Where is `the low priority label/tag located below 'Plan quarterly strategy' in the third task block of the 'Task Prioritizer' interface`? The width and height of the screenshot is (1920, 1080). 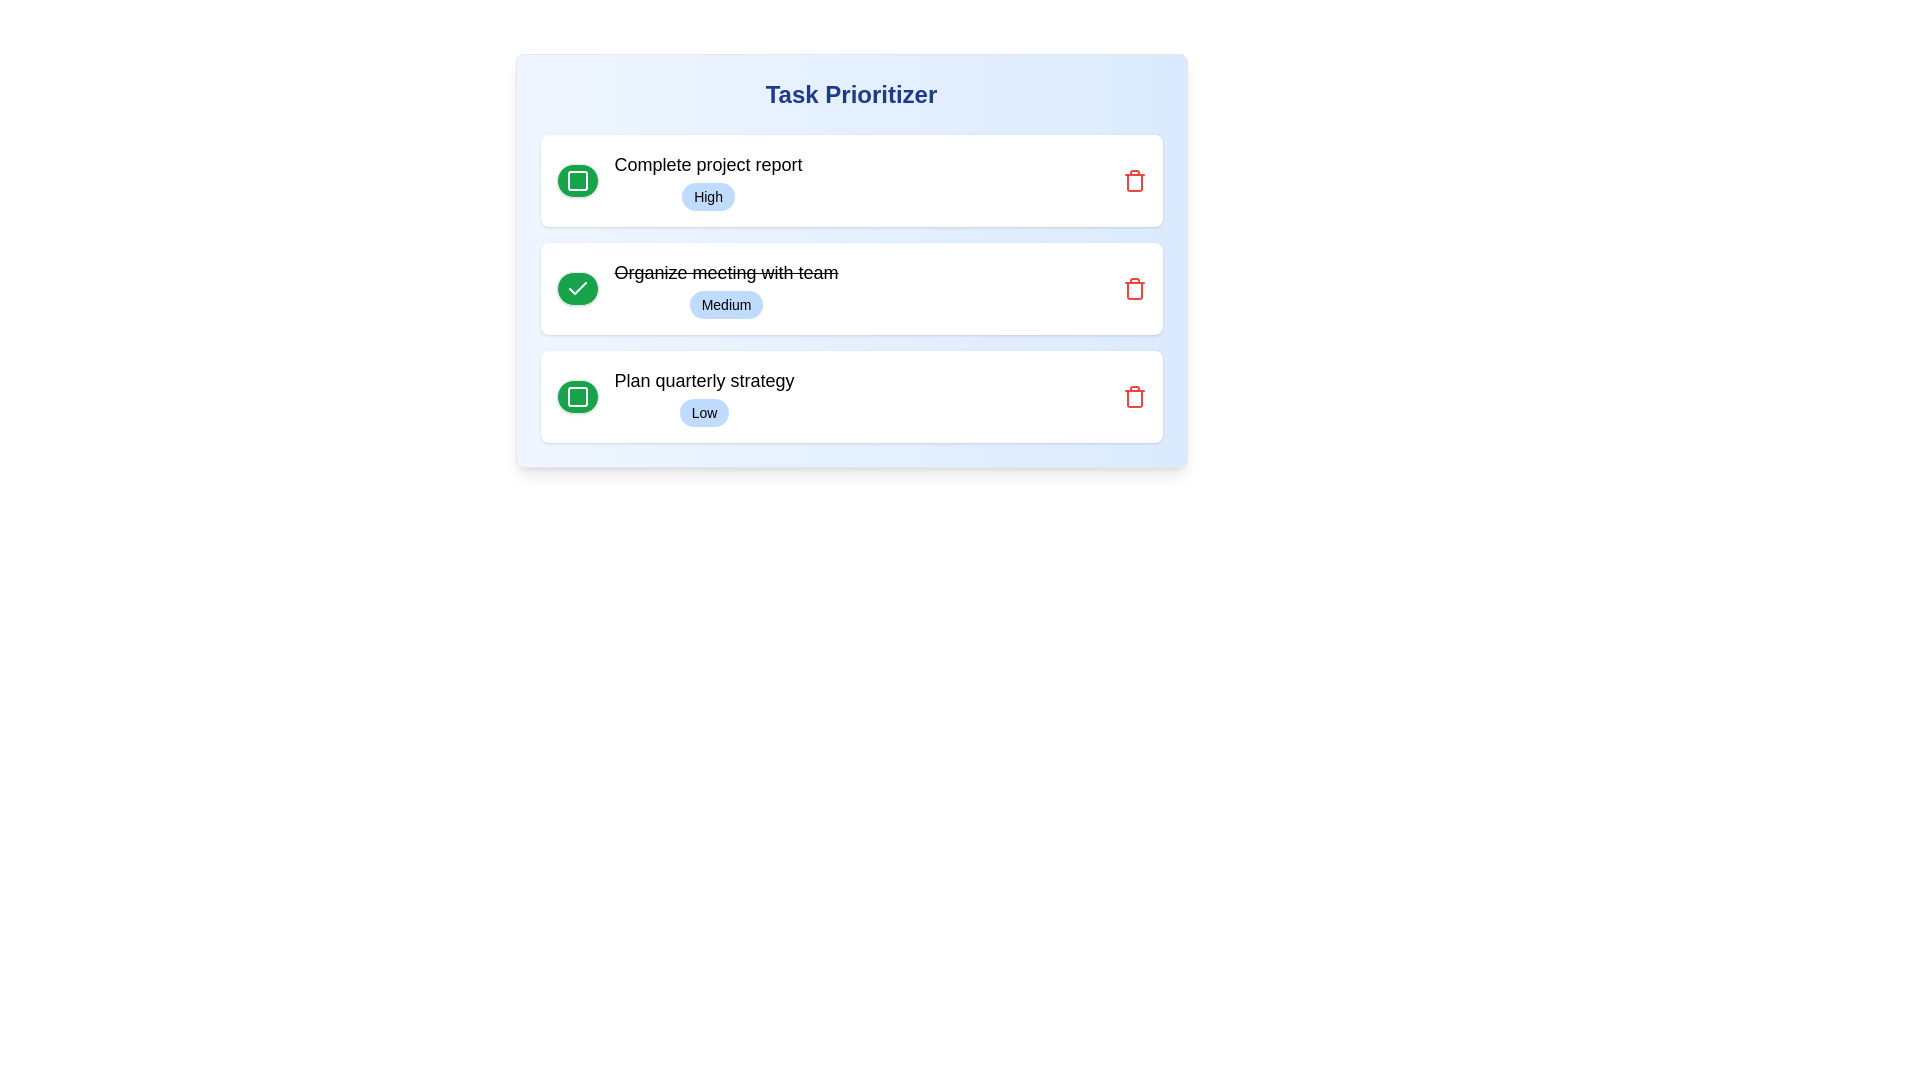
the low priority label/tag located below 'Plan quarterly strategy' in the third task block of the 'Task Prioritizer' interface is located at coordinates (704, 411).